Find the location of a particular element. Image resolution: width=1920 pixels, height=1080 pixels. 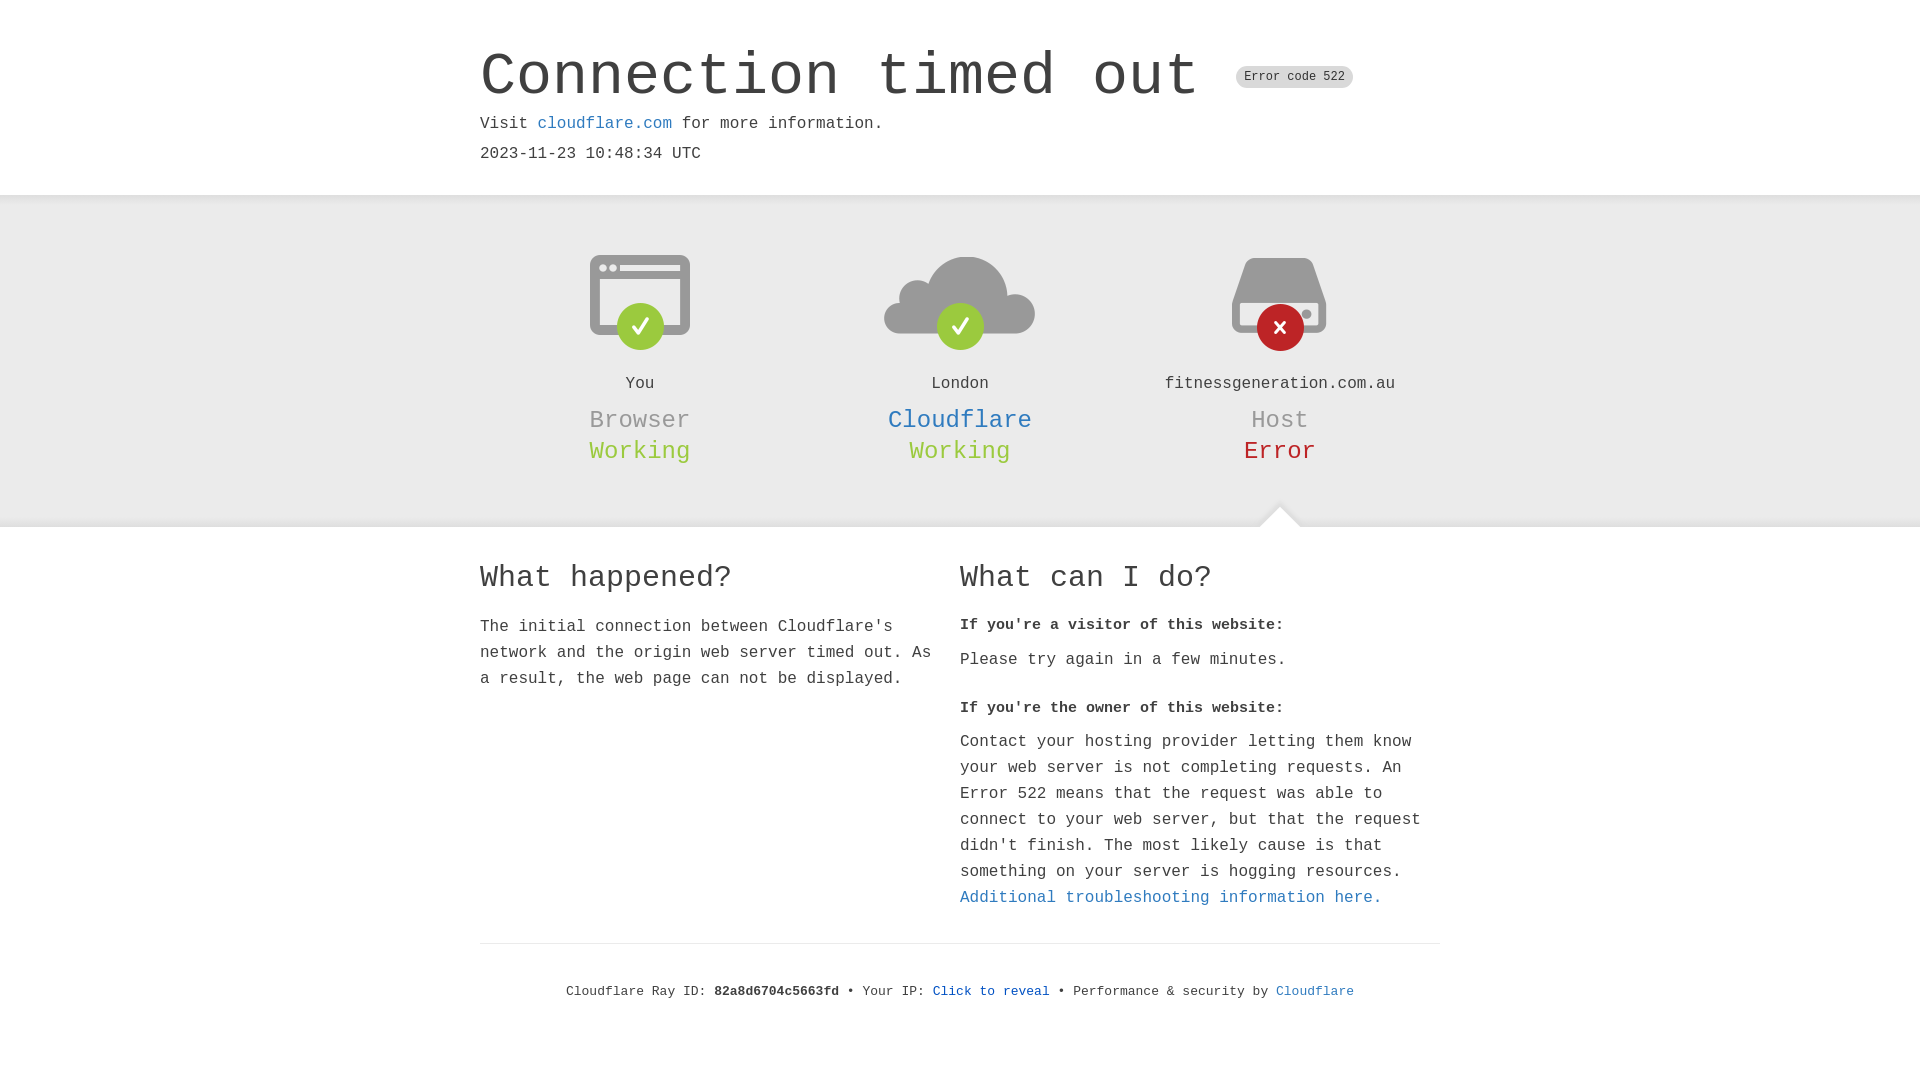

'Cloudflare' is located at coordinates (1275, 991).